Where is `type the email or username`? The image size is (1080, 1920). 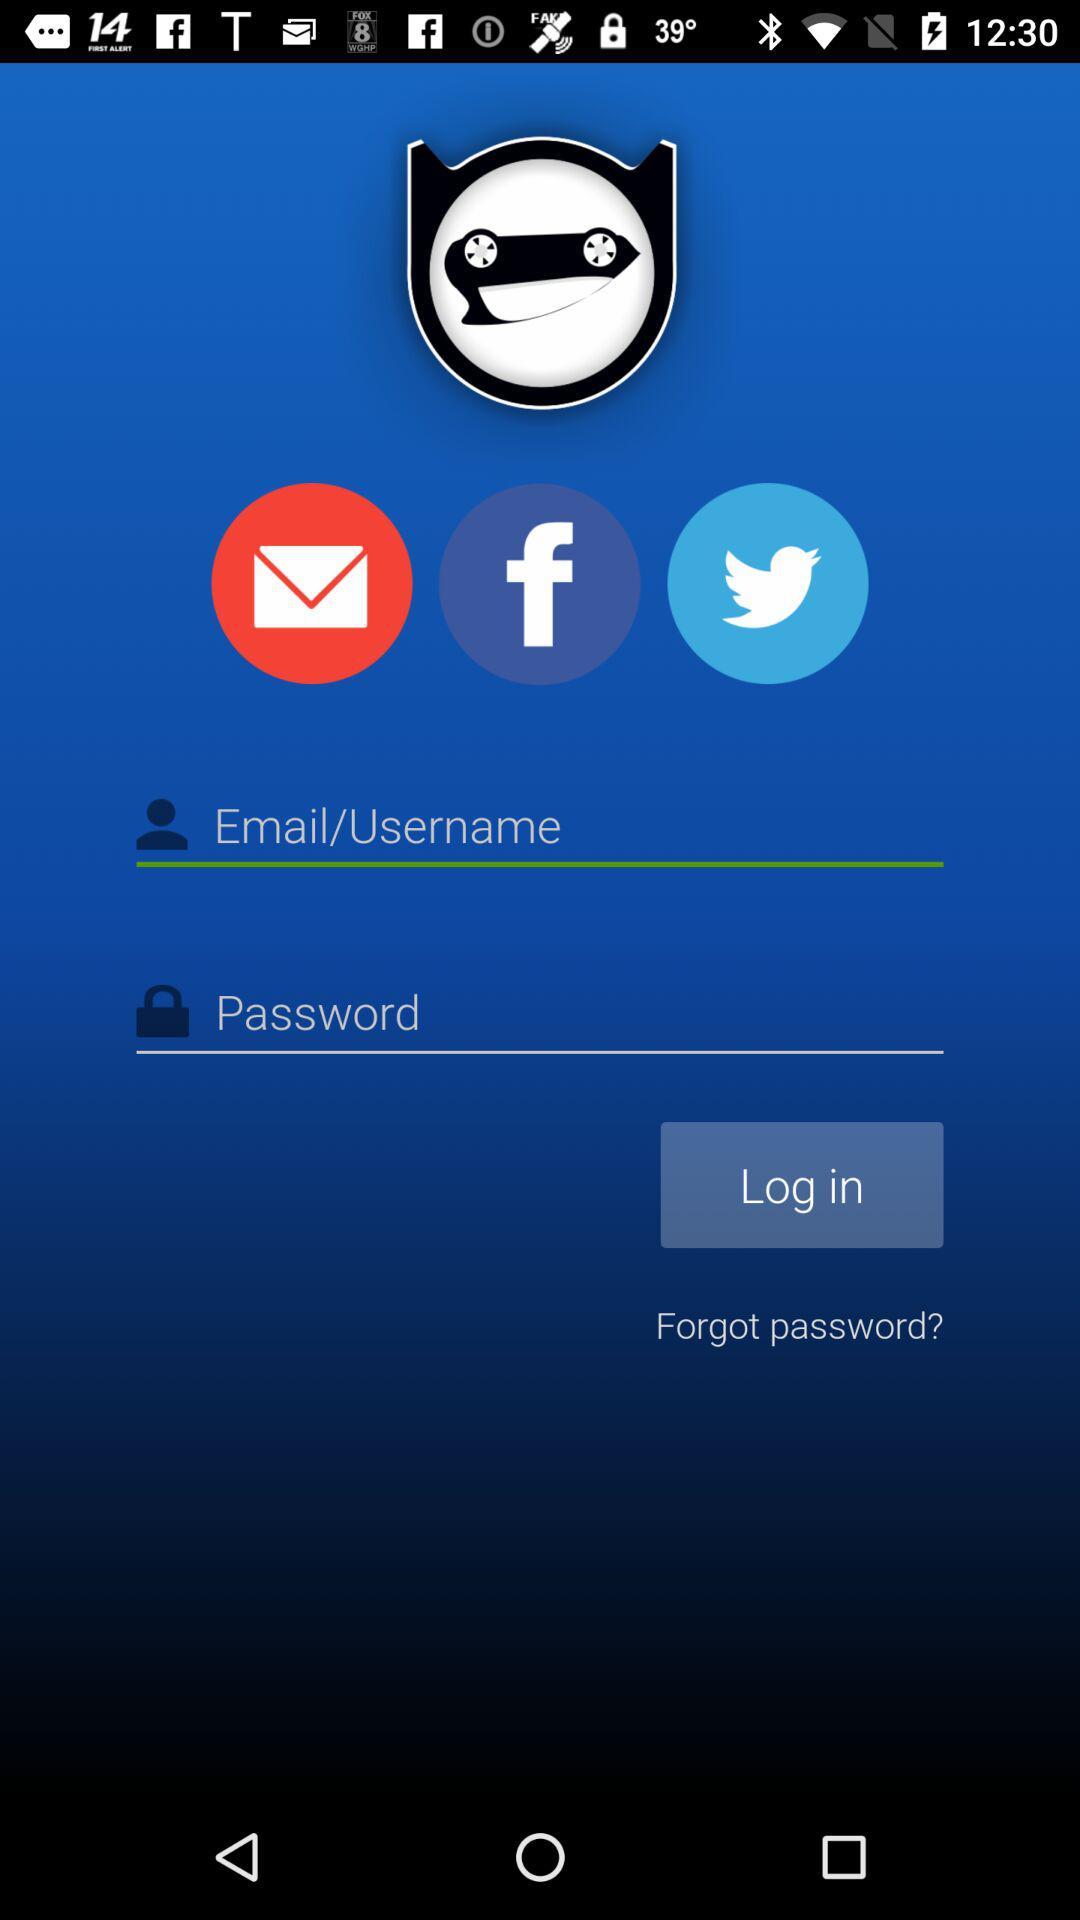 type the email or username is located at coordinates (540, 828).